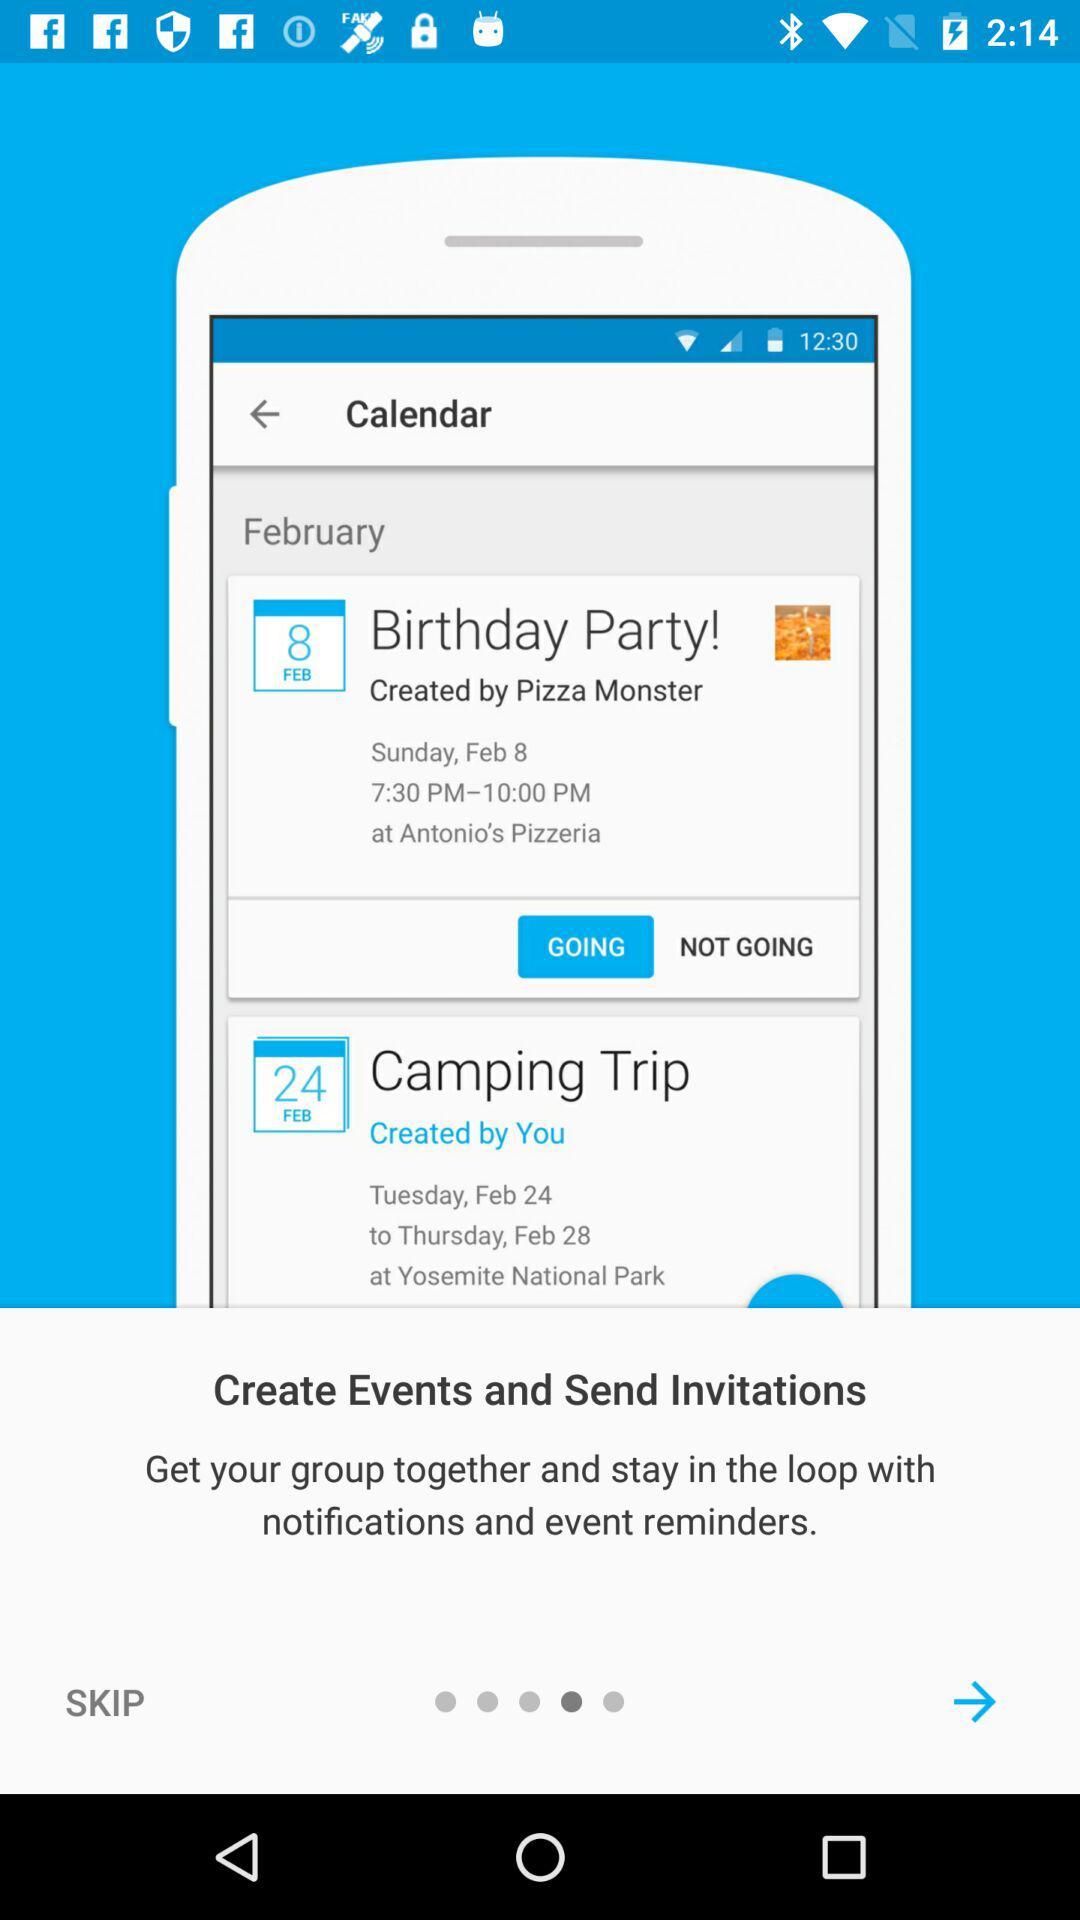 The height and width of the screenshot is (1920, 1080). Describe the element at coordinates (974, 1700) in the screenshot. I see `the arrow_forward icon` at that location.